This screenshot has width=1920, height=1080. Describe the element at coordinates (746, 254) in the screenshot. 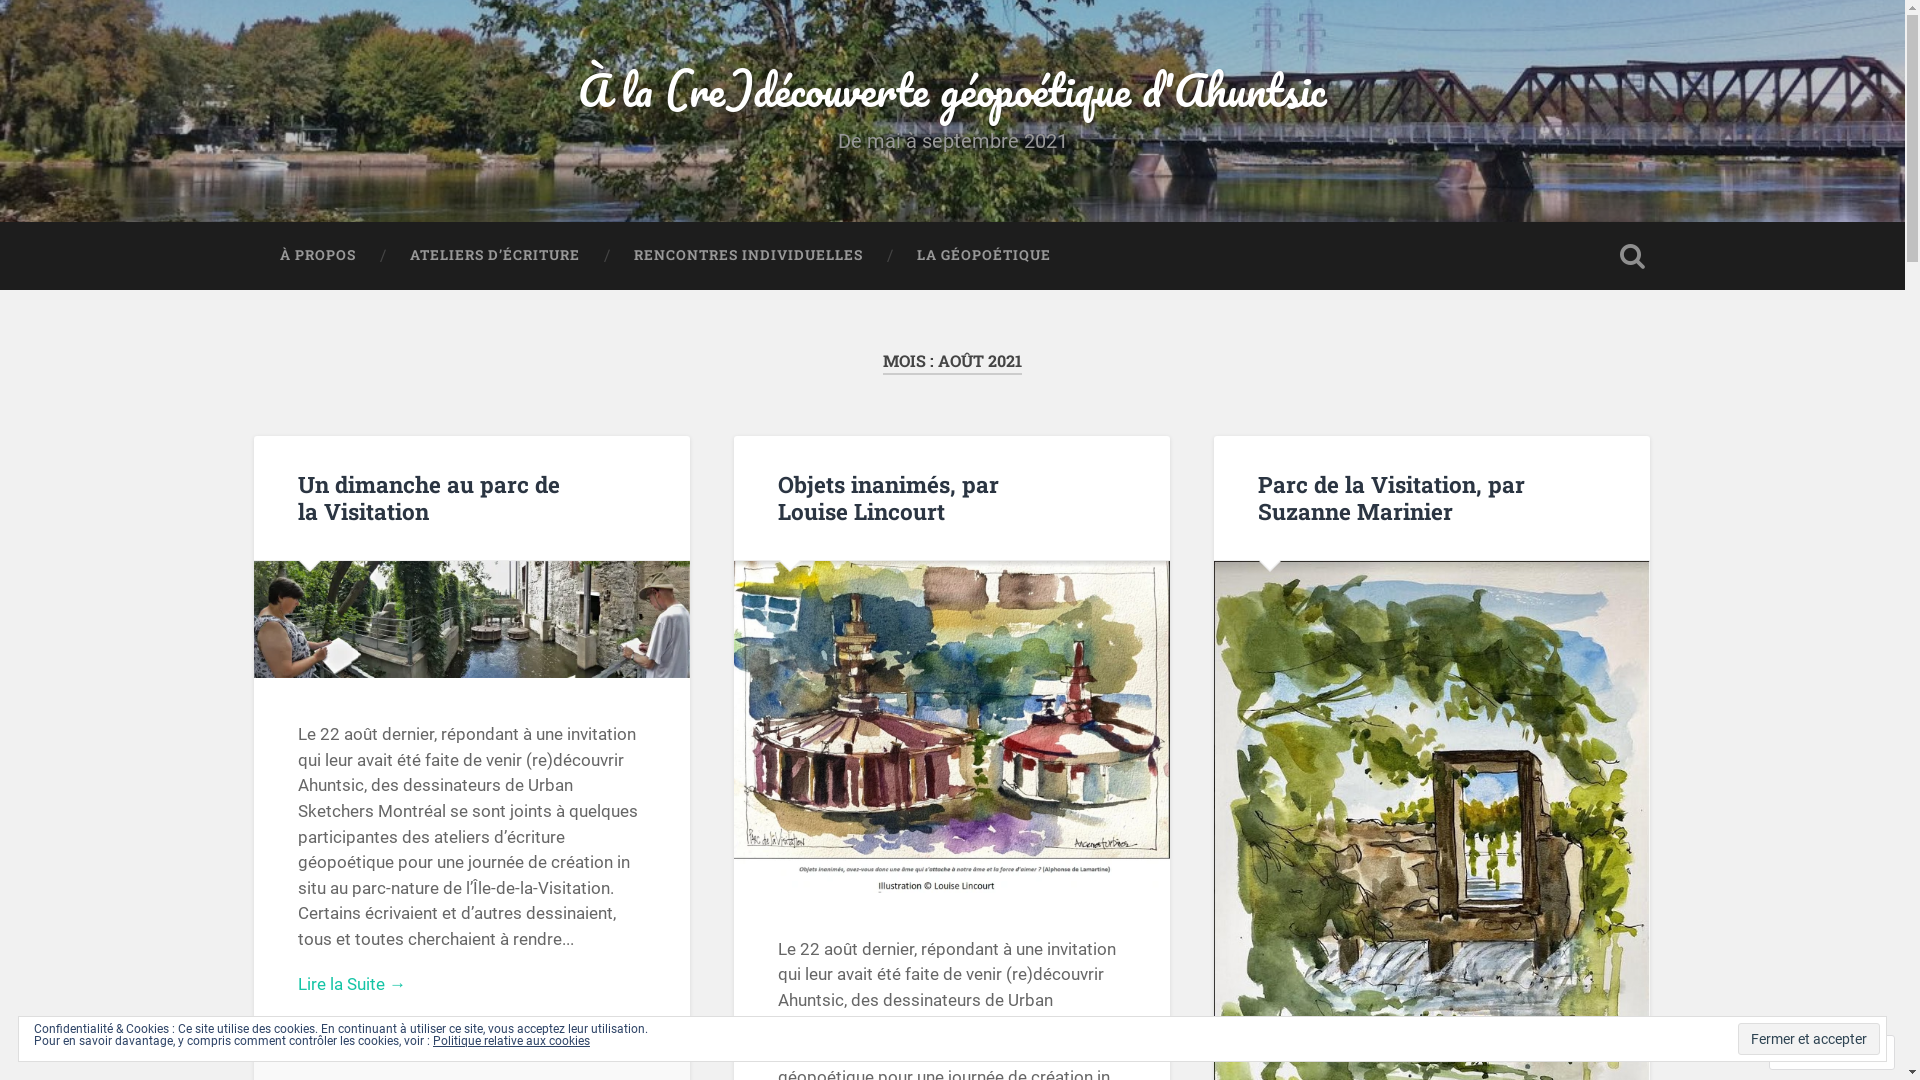

I see `'RENCONTRES INDIVIDUELLES'` at that location.